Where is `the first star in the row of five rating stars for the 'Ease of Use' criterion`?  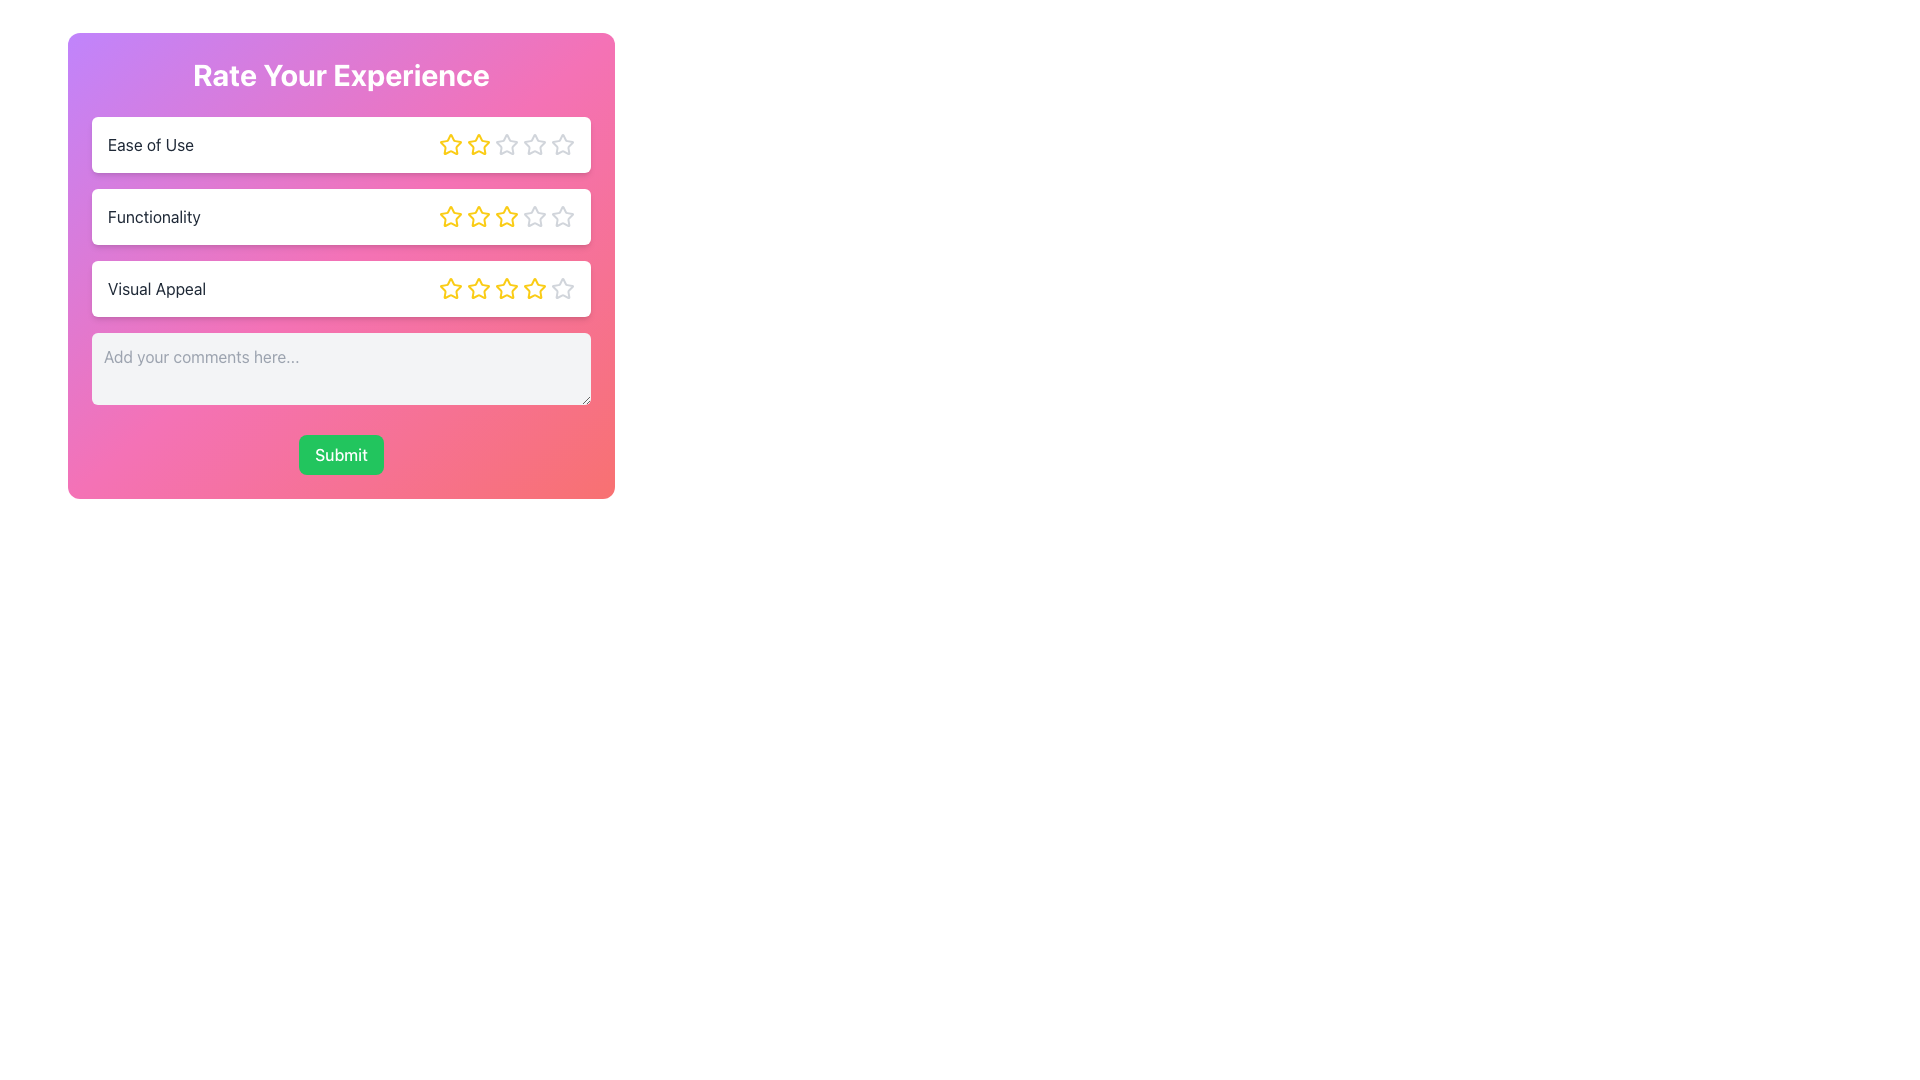
the first star in the row of five rating stars for the 'Ease of Use' criterion is located at coordinates (449, 142).